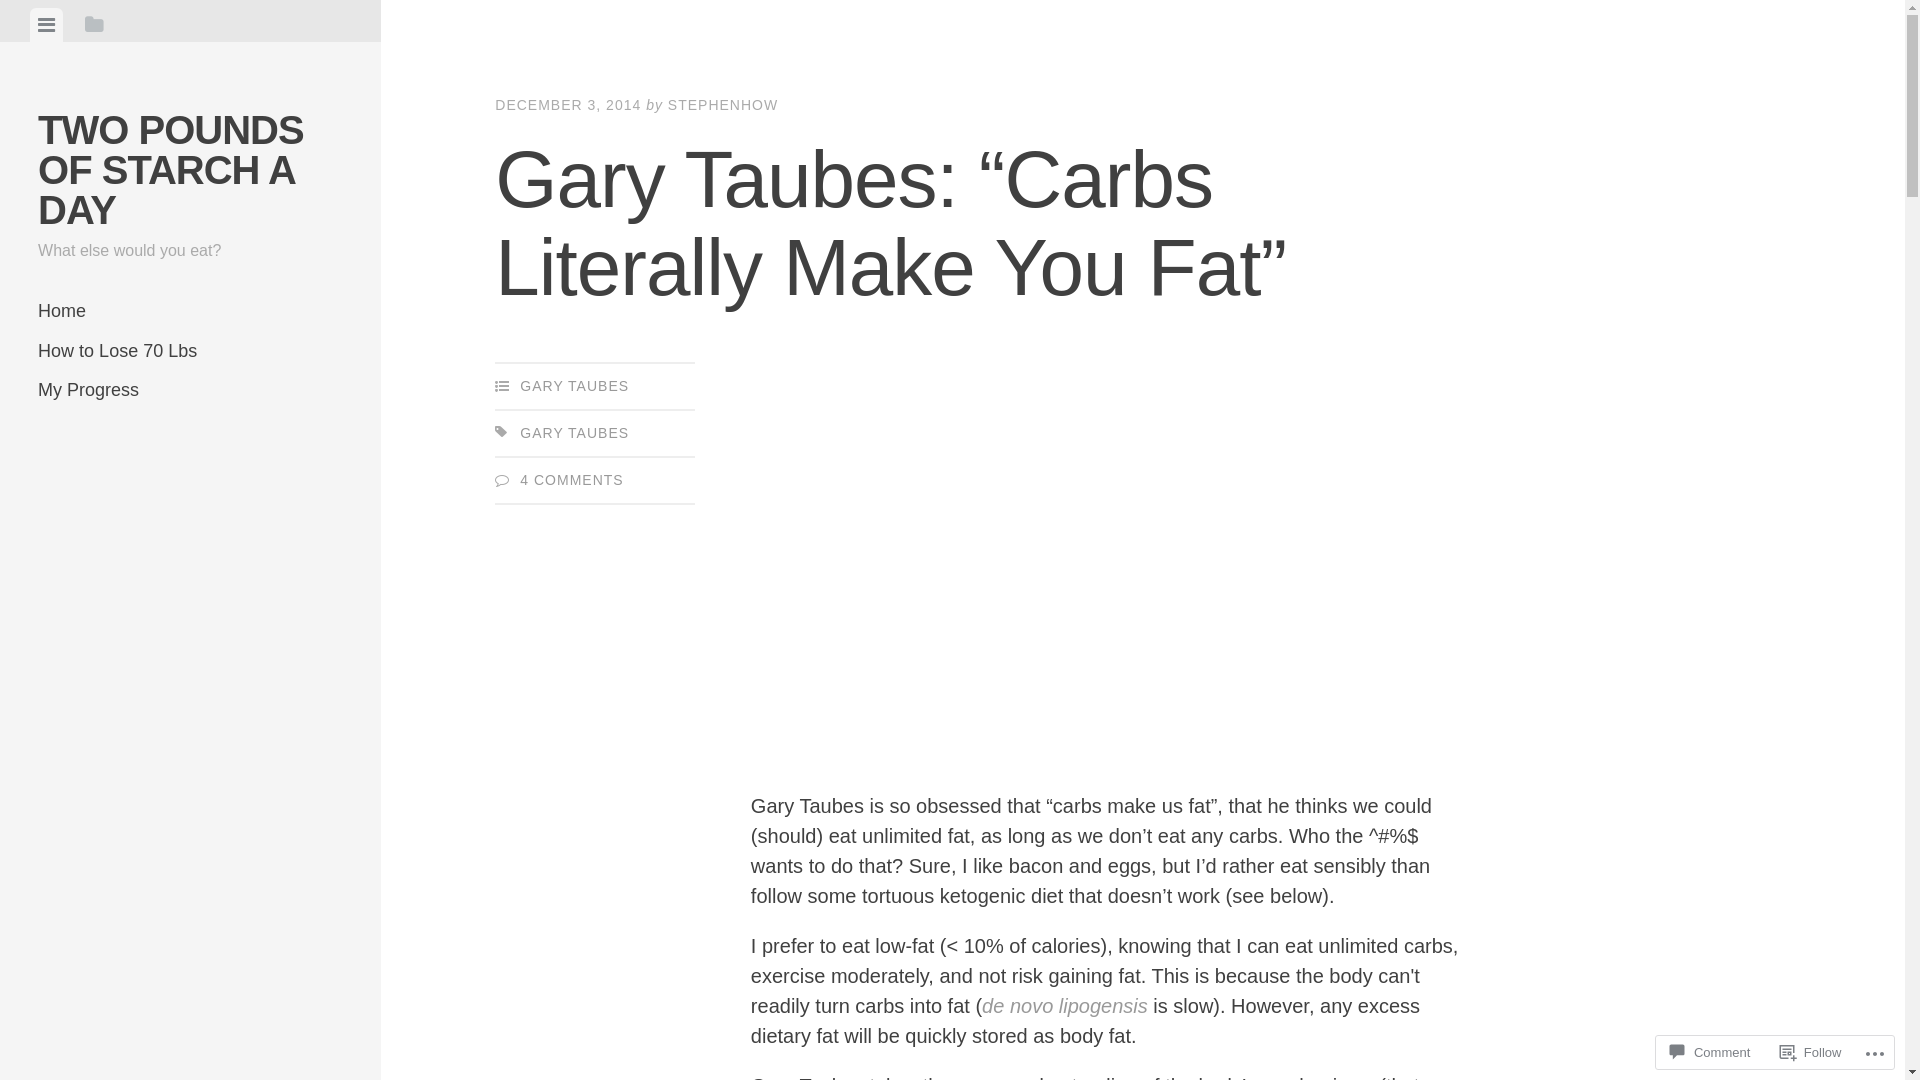 The width and height of the screenshot is (1920, 1080). Describe the element at coordinates (566, 104) in the screenshot. I see `'DECEMBER 3, 2014'` at that location.